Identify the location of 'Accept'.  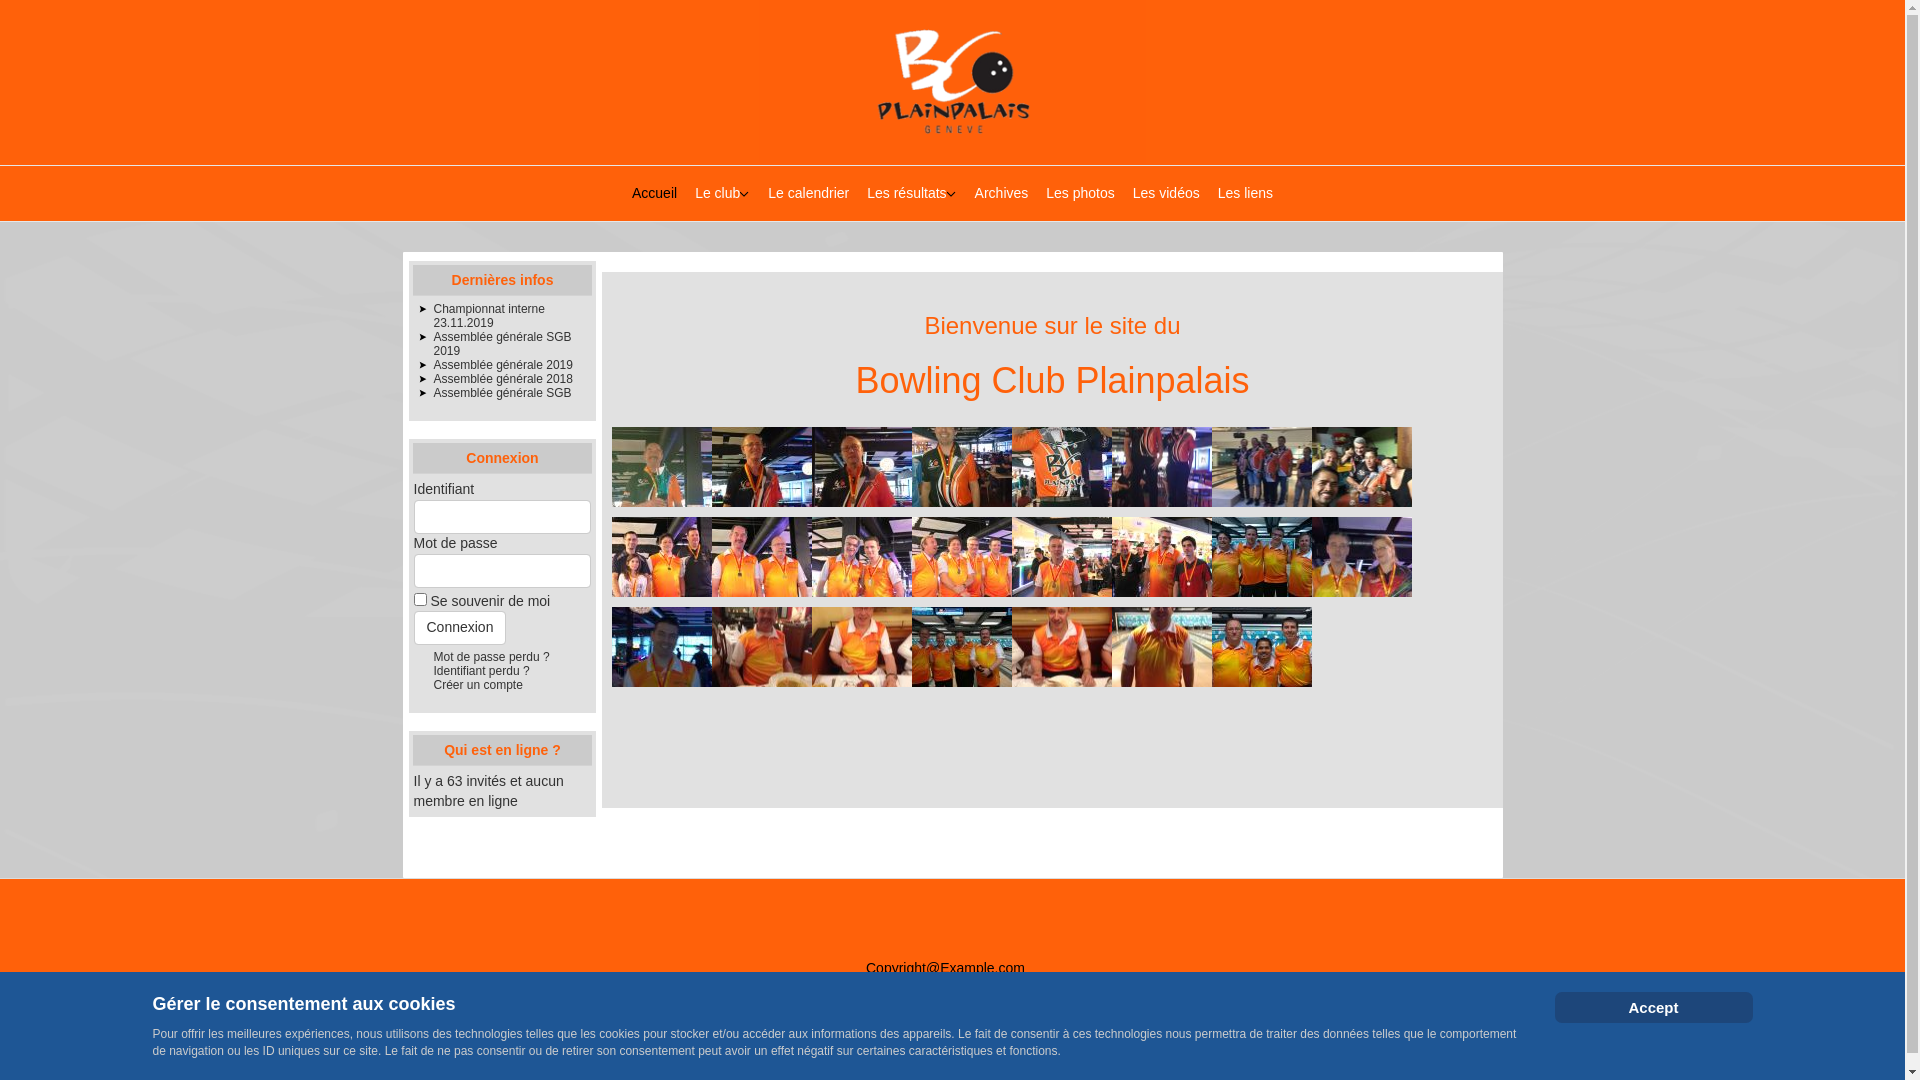
(1553, 1007).